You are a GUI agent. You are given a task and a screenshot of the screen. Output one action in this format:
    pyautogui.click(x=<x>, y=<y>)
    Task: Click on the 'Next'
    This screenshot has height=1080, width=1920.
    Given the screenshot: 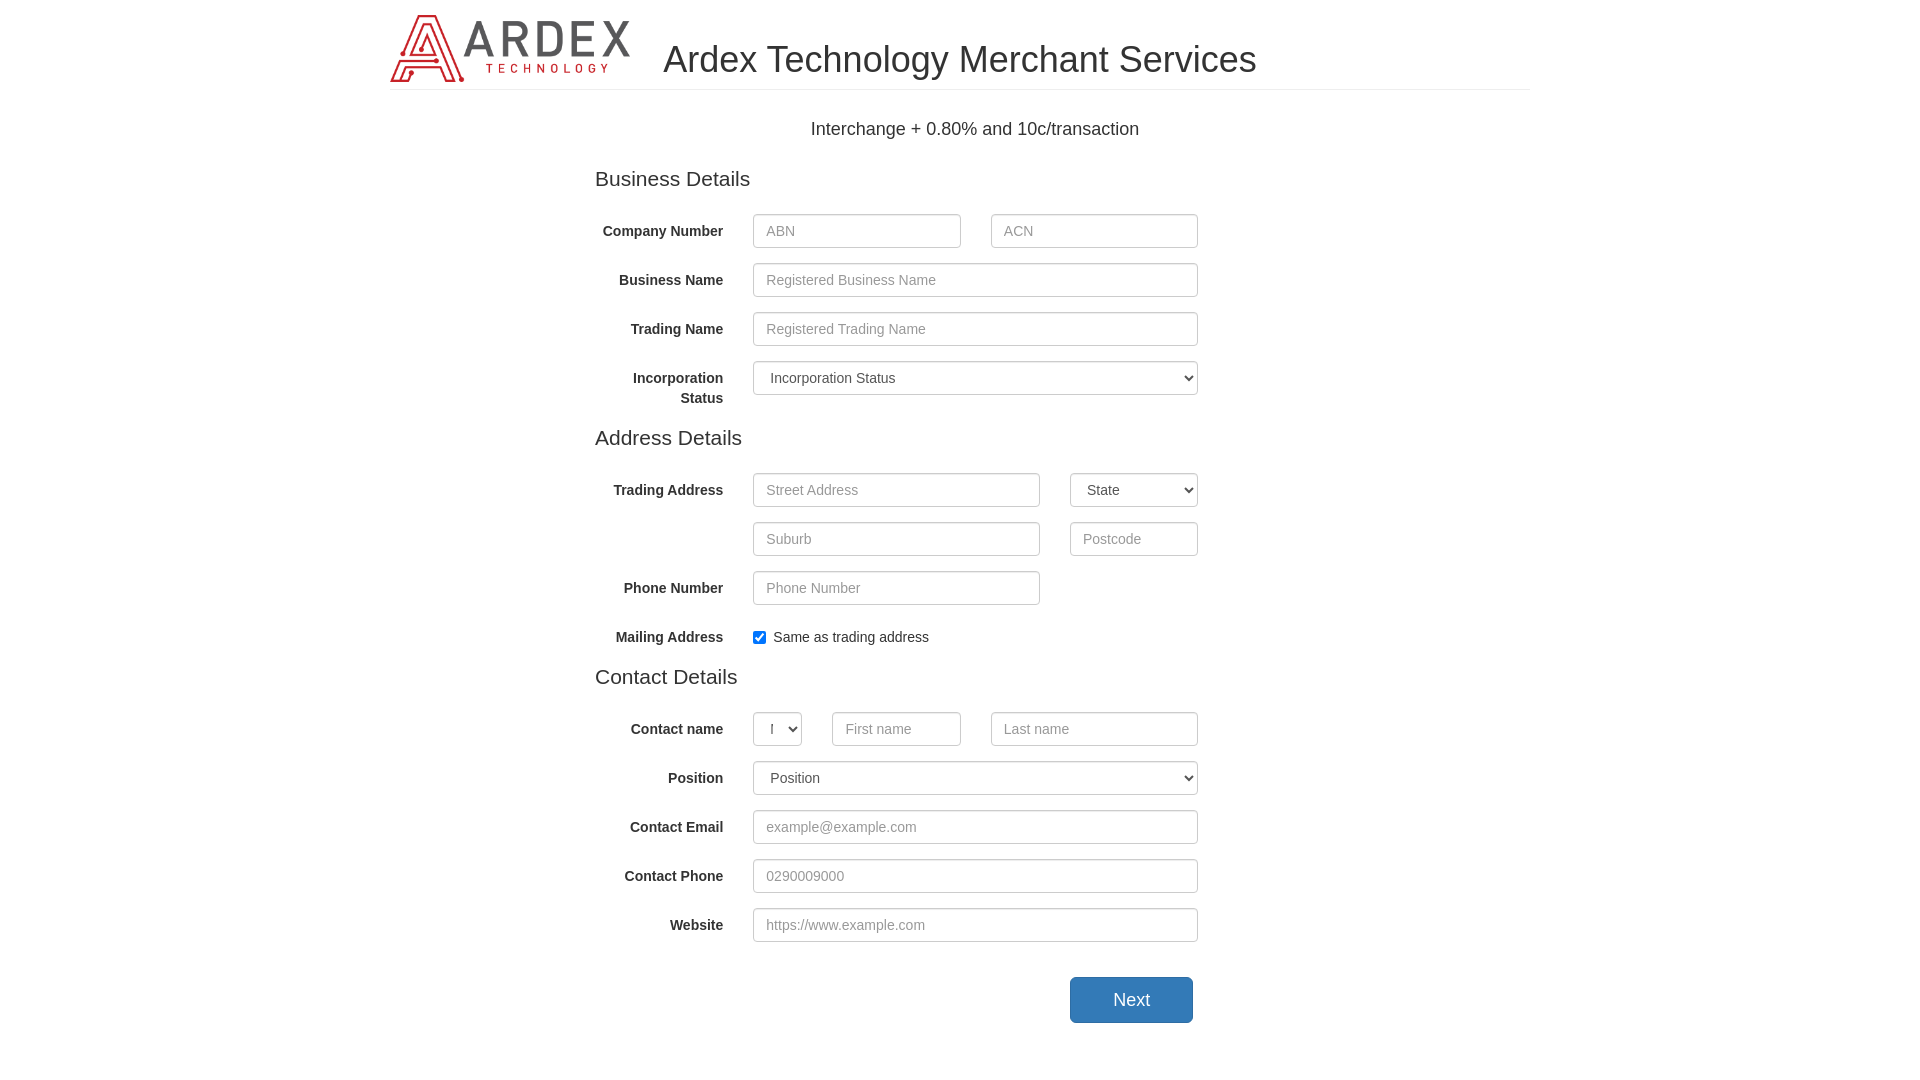 What is the action you would take?
    pyautogui.click(x=1131, y=999)
    